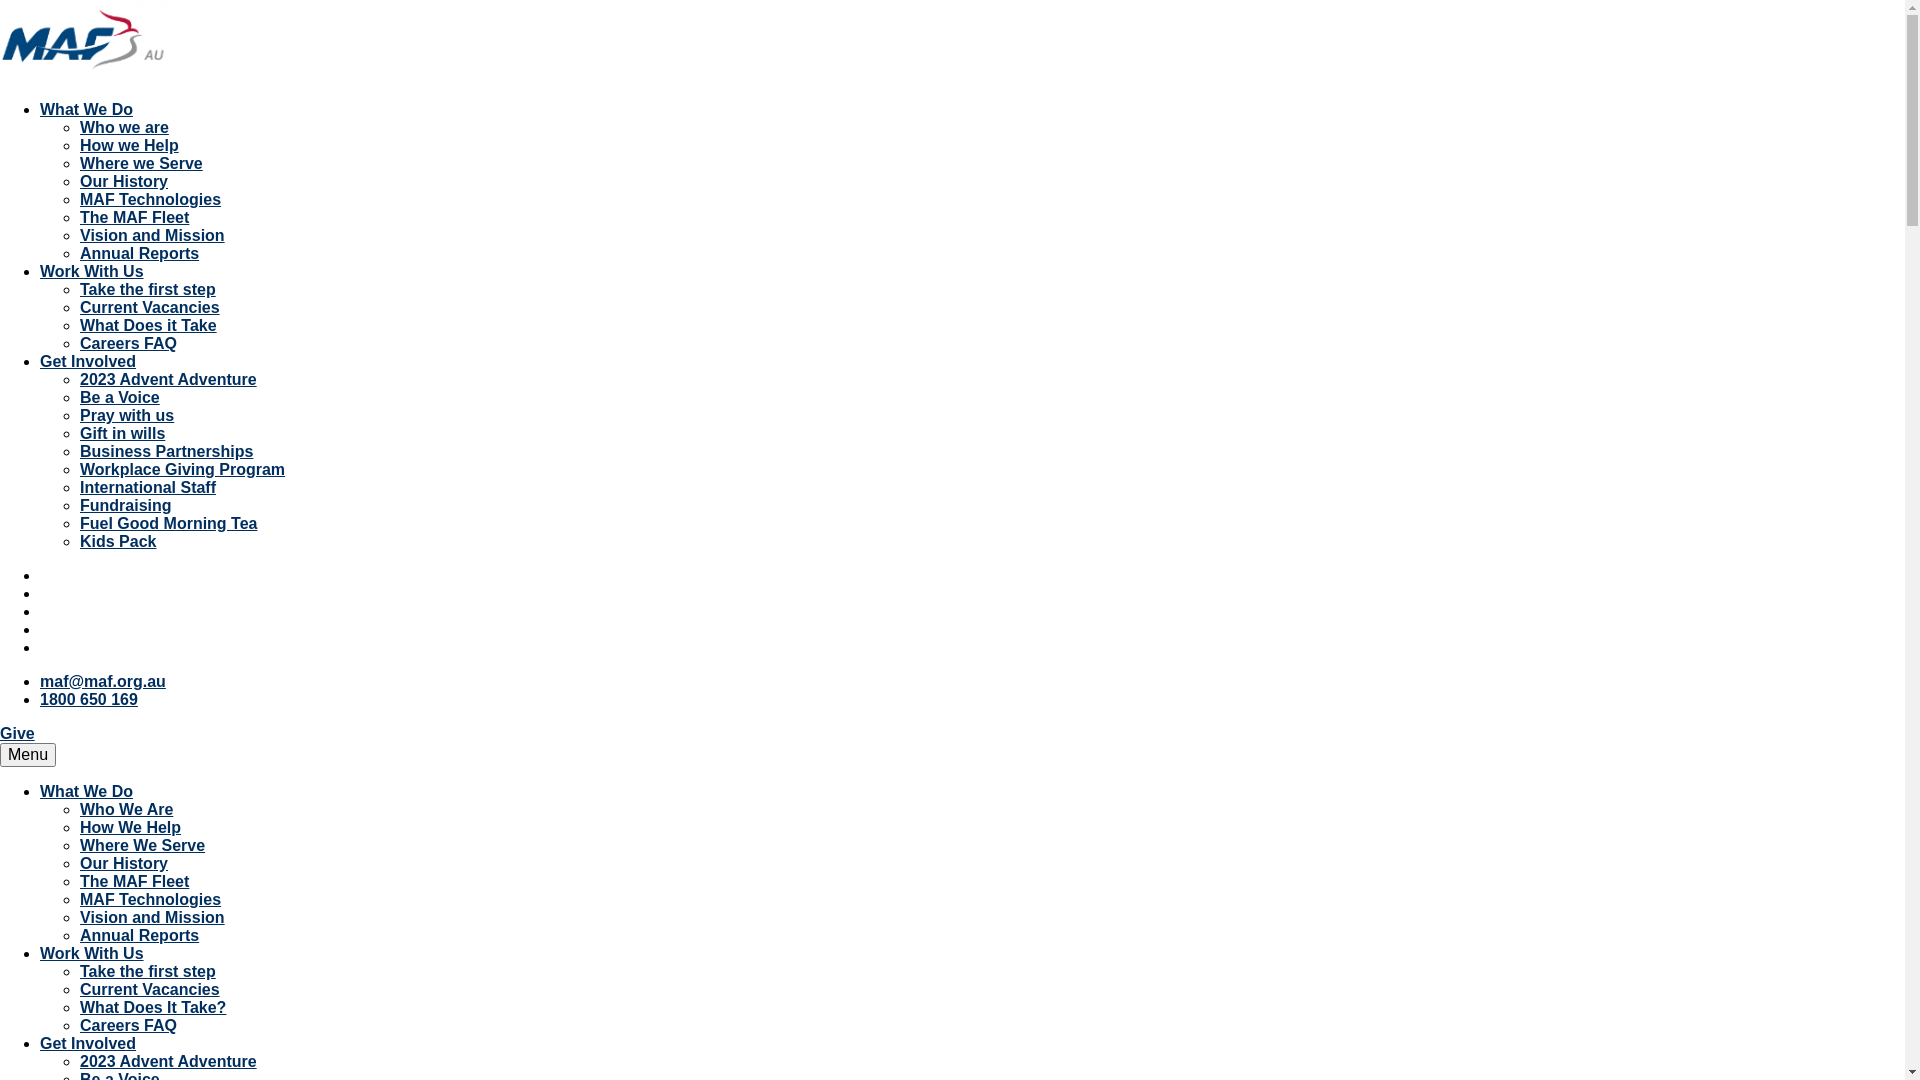 The height and width of the screenshot is (1080, 1920). Describe the element at coordinates (17, 733) in the screenshot. I see `'Give'` at that location.